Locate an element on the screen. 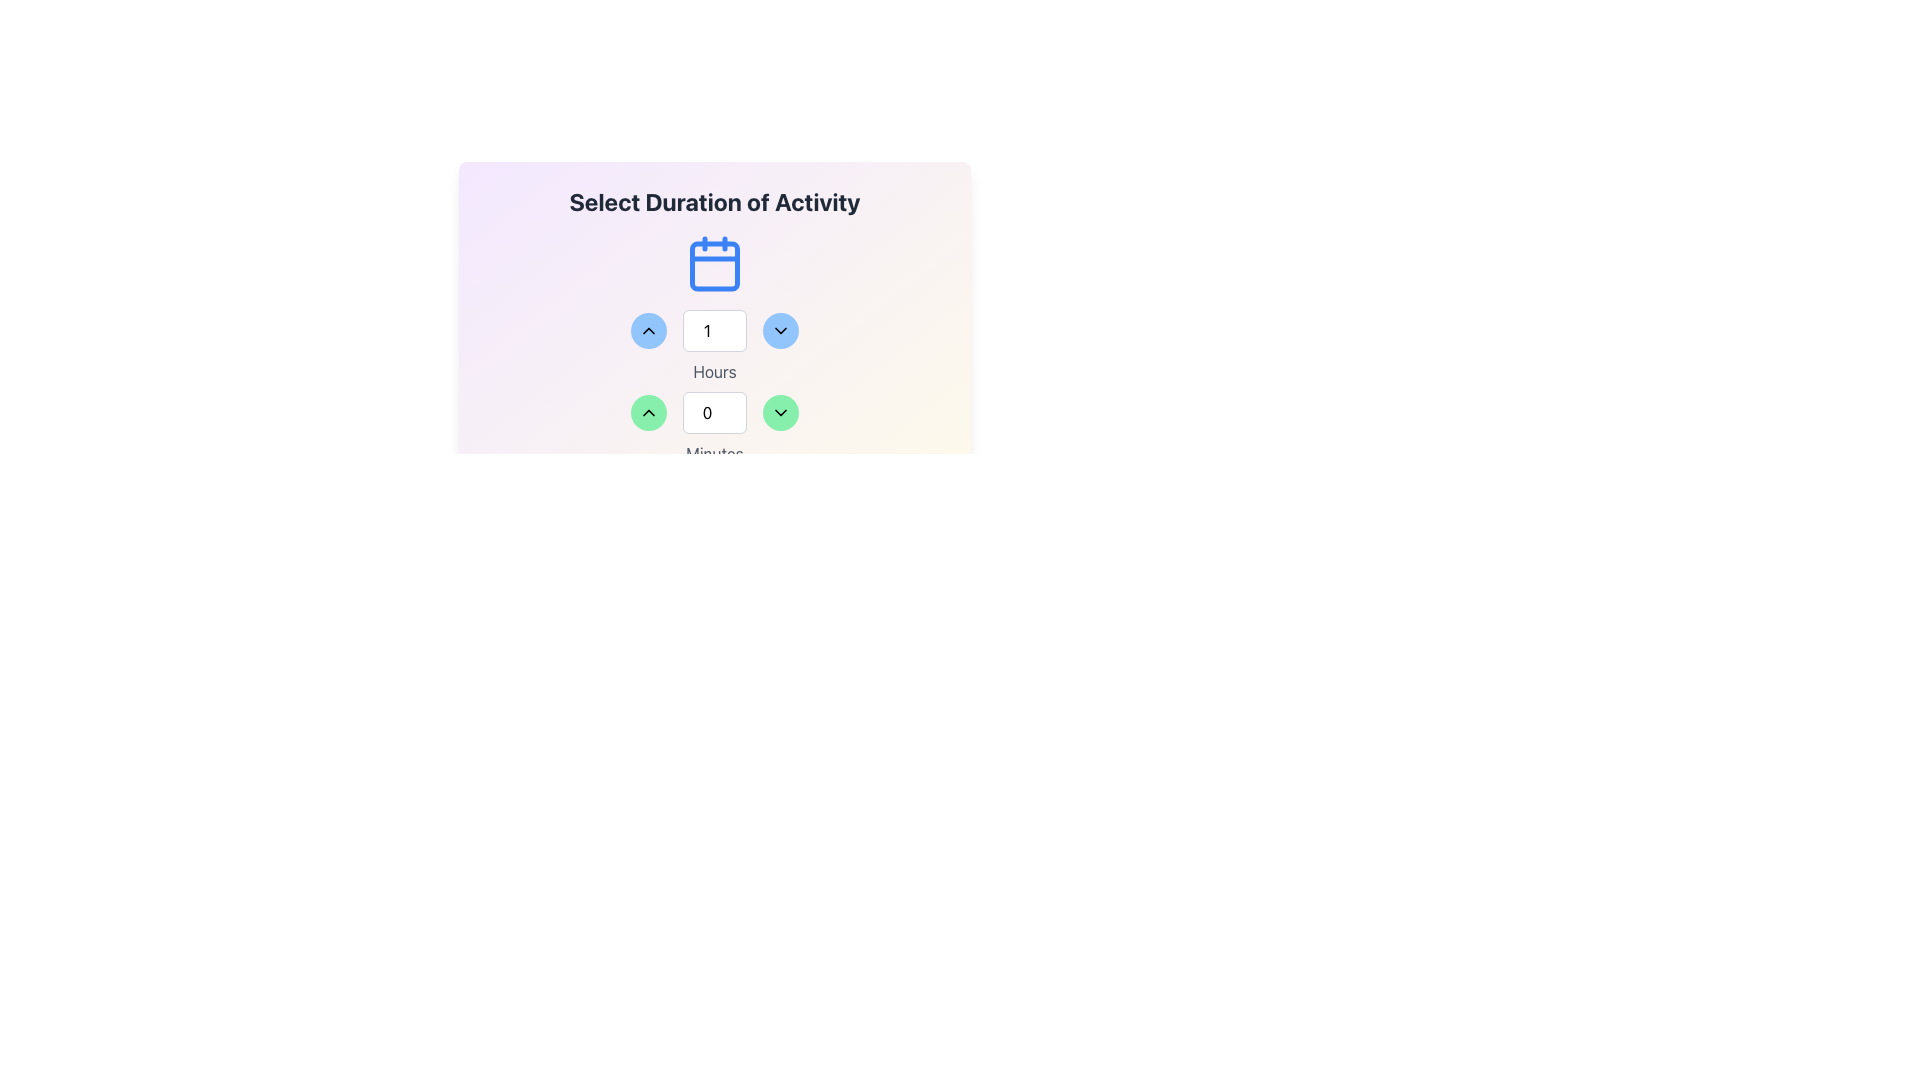 Image resolution: width=1920 pixels, height=1080 pixels. the downward chevron icon embedded within the circular green button located to the right of the 'Minutes' numeric field is located at coordinates (780, 411).